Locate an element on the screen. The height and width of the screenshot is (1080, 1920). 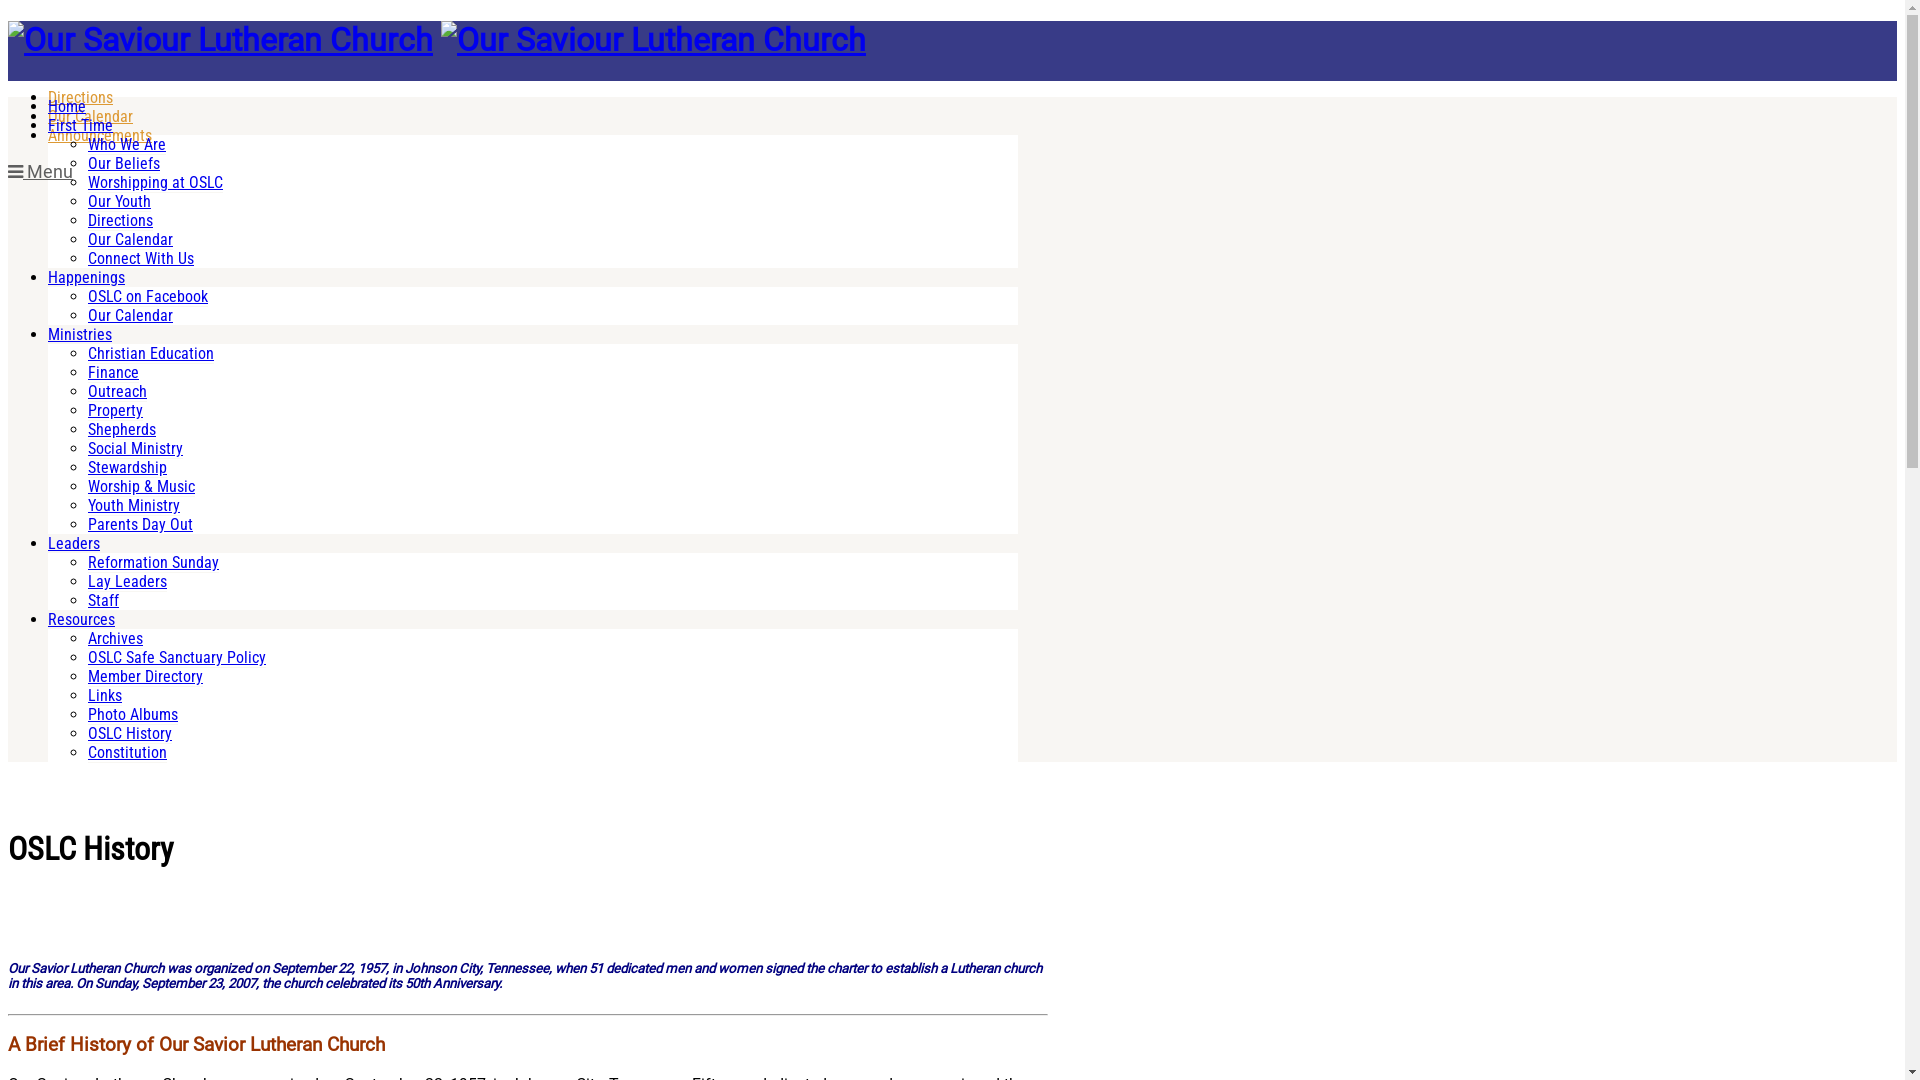
'Christian Education' is located at coordinates (149, 353).